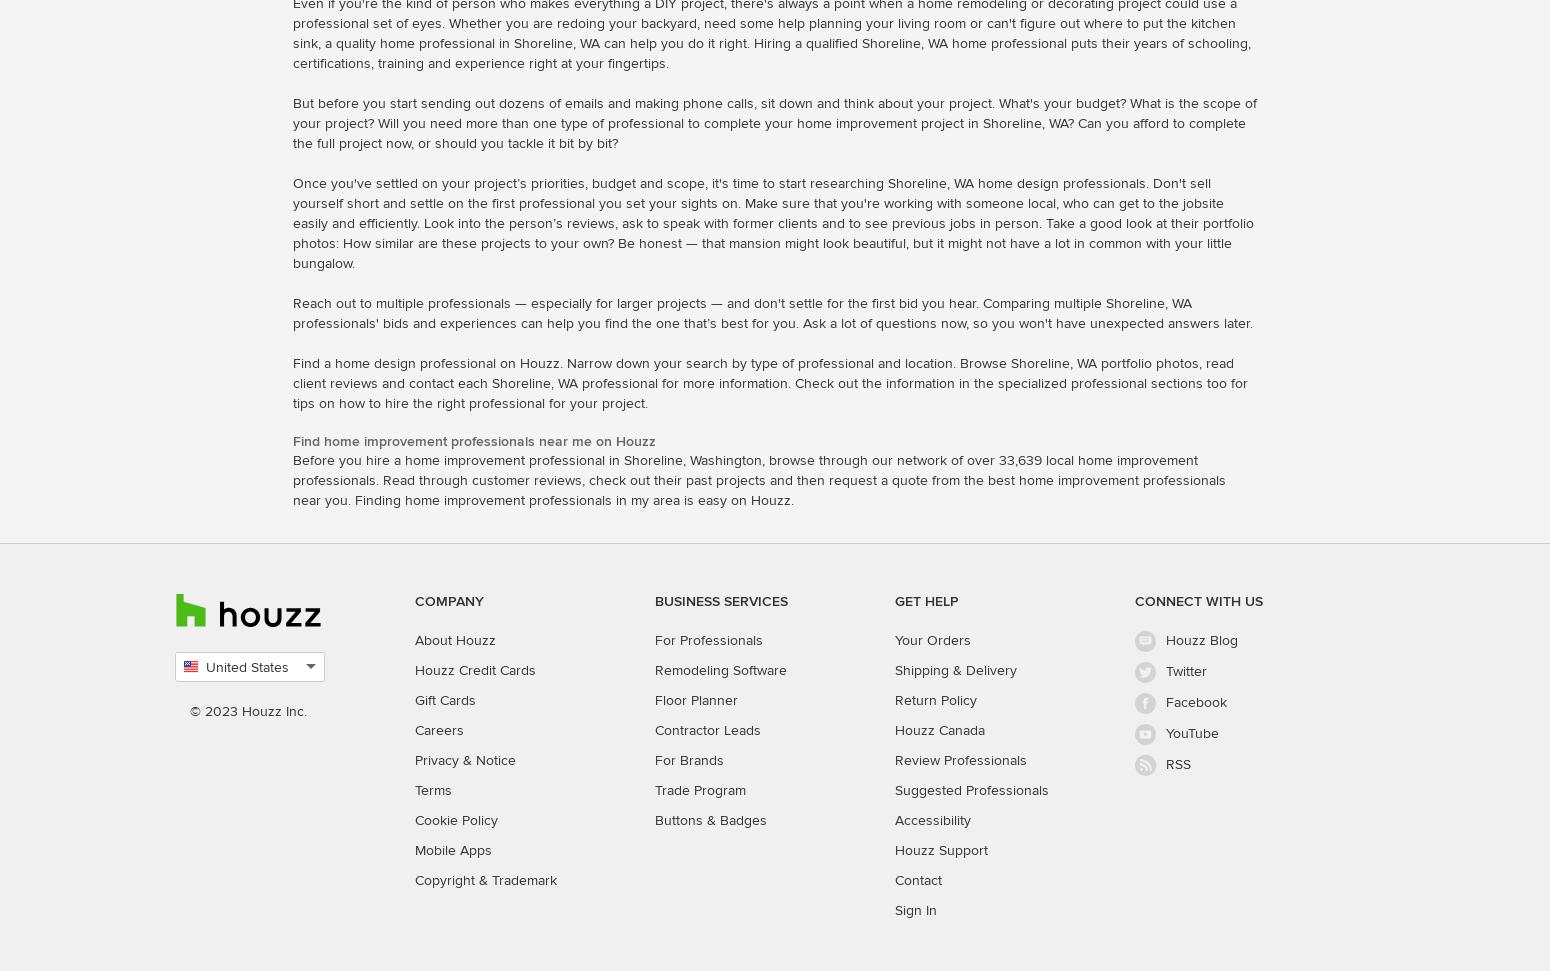 Image resolution: width=1550 pixels, height=971 pixels. I want to click on 'Find a home design professional on Houzz. Narrow down your search by type of professional and location. Browse Shoreline, WA portfolio photos, read client reviews and contact each Shoreline, WA professional for more information. Check out the information in the specialized professional sections too for tips on how to hire the right professional for your project.', so click(292, 382).